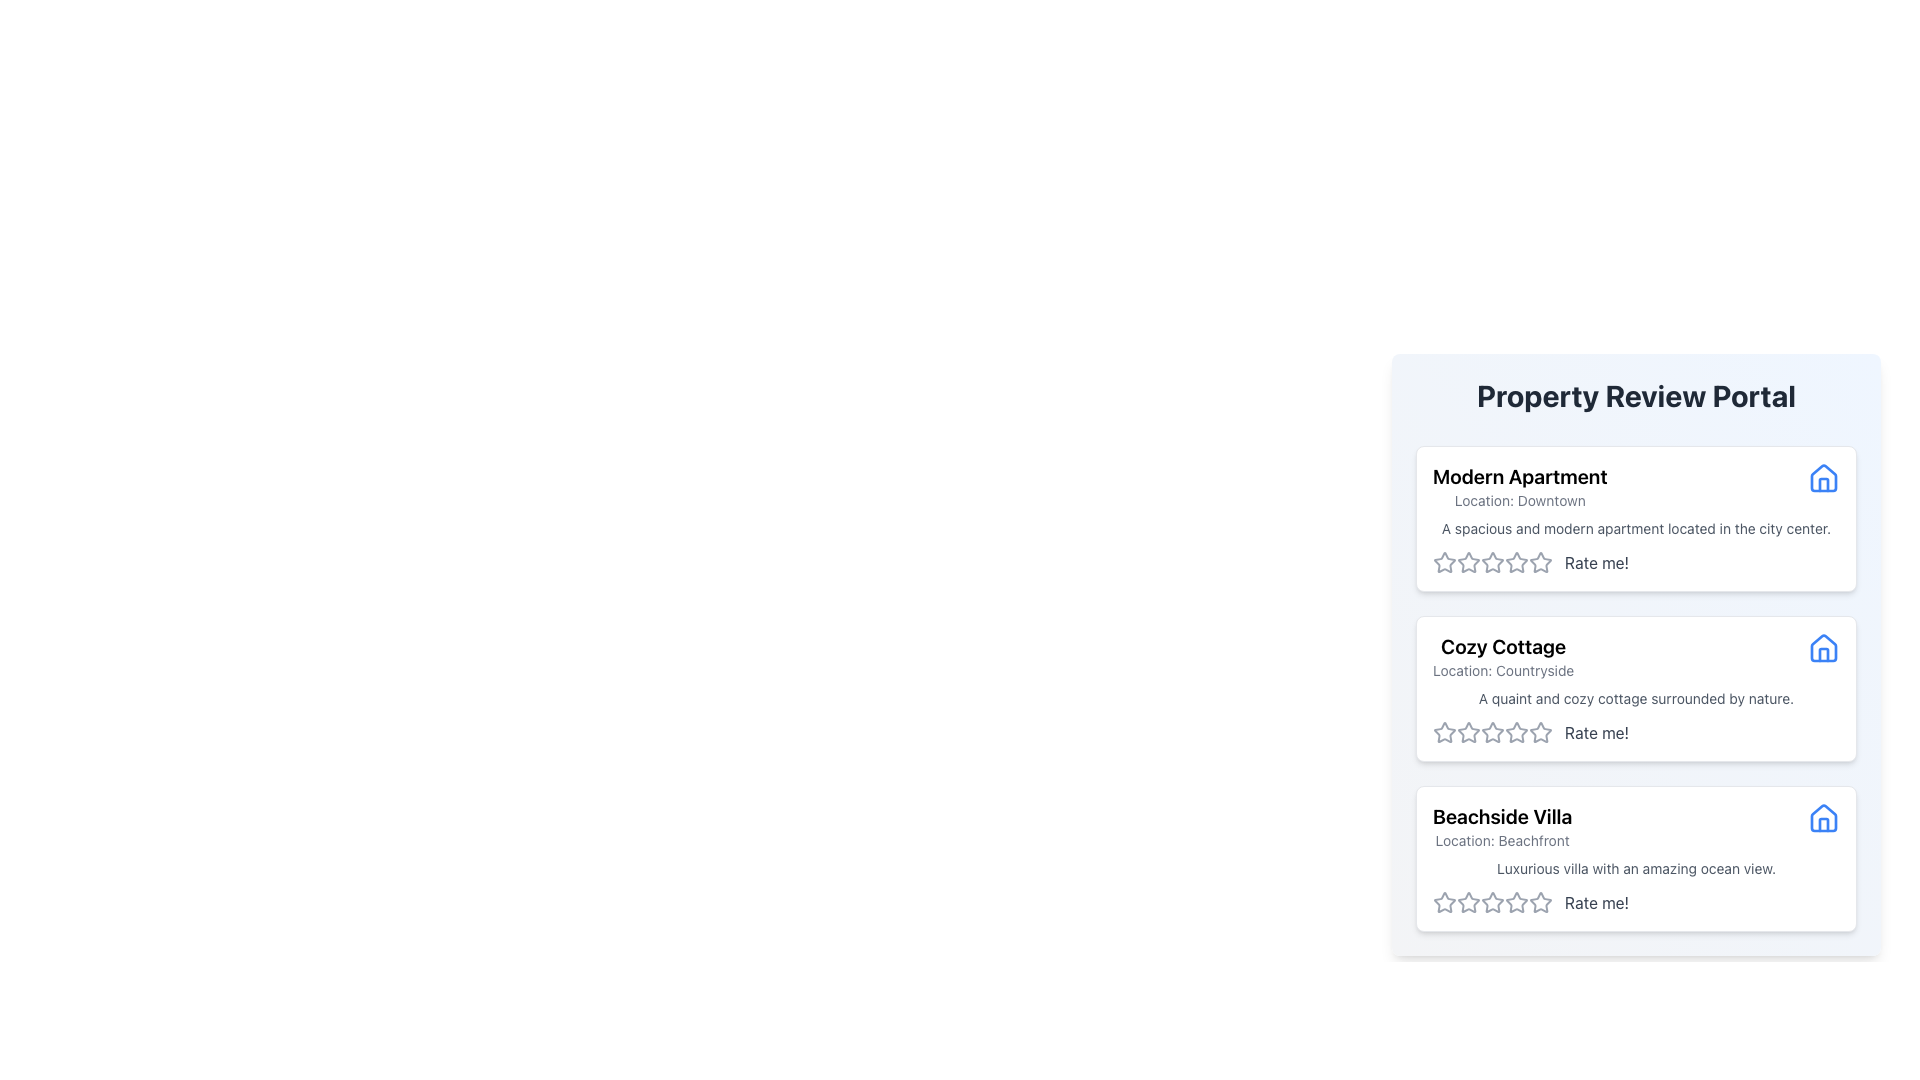 This screenshot has width=1920, height=1080. I want to click on text displayed in the Text Label showing the title 'Beachside Villa', located at the top of the text area of the bottommost card in the vertical stack of property entries, so click(1502, 817).